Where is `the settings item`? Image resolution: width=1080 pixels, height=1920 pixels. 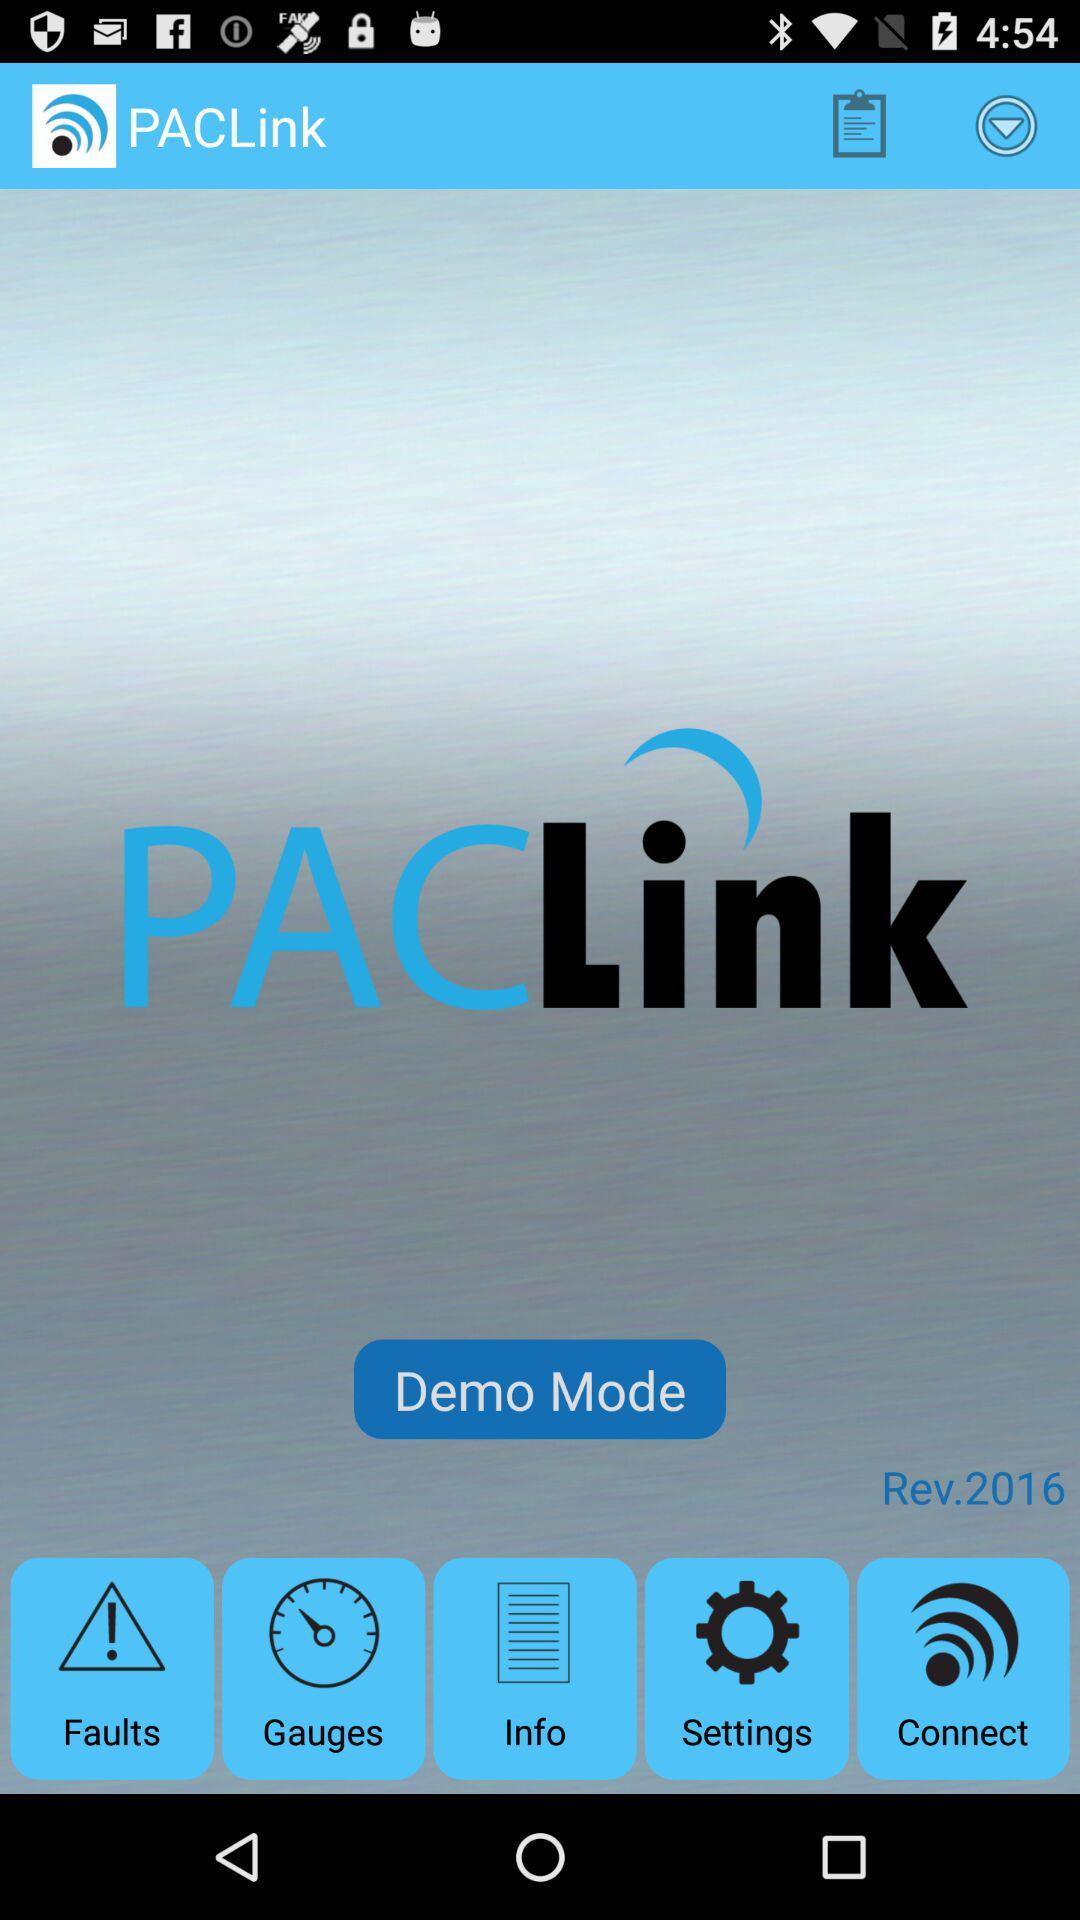 the settings item is located at coordinates (747, 1668).